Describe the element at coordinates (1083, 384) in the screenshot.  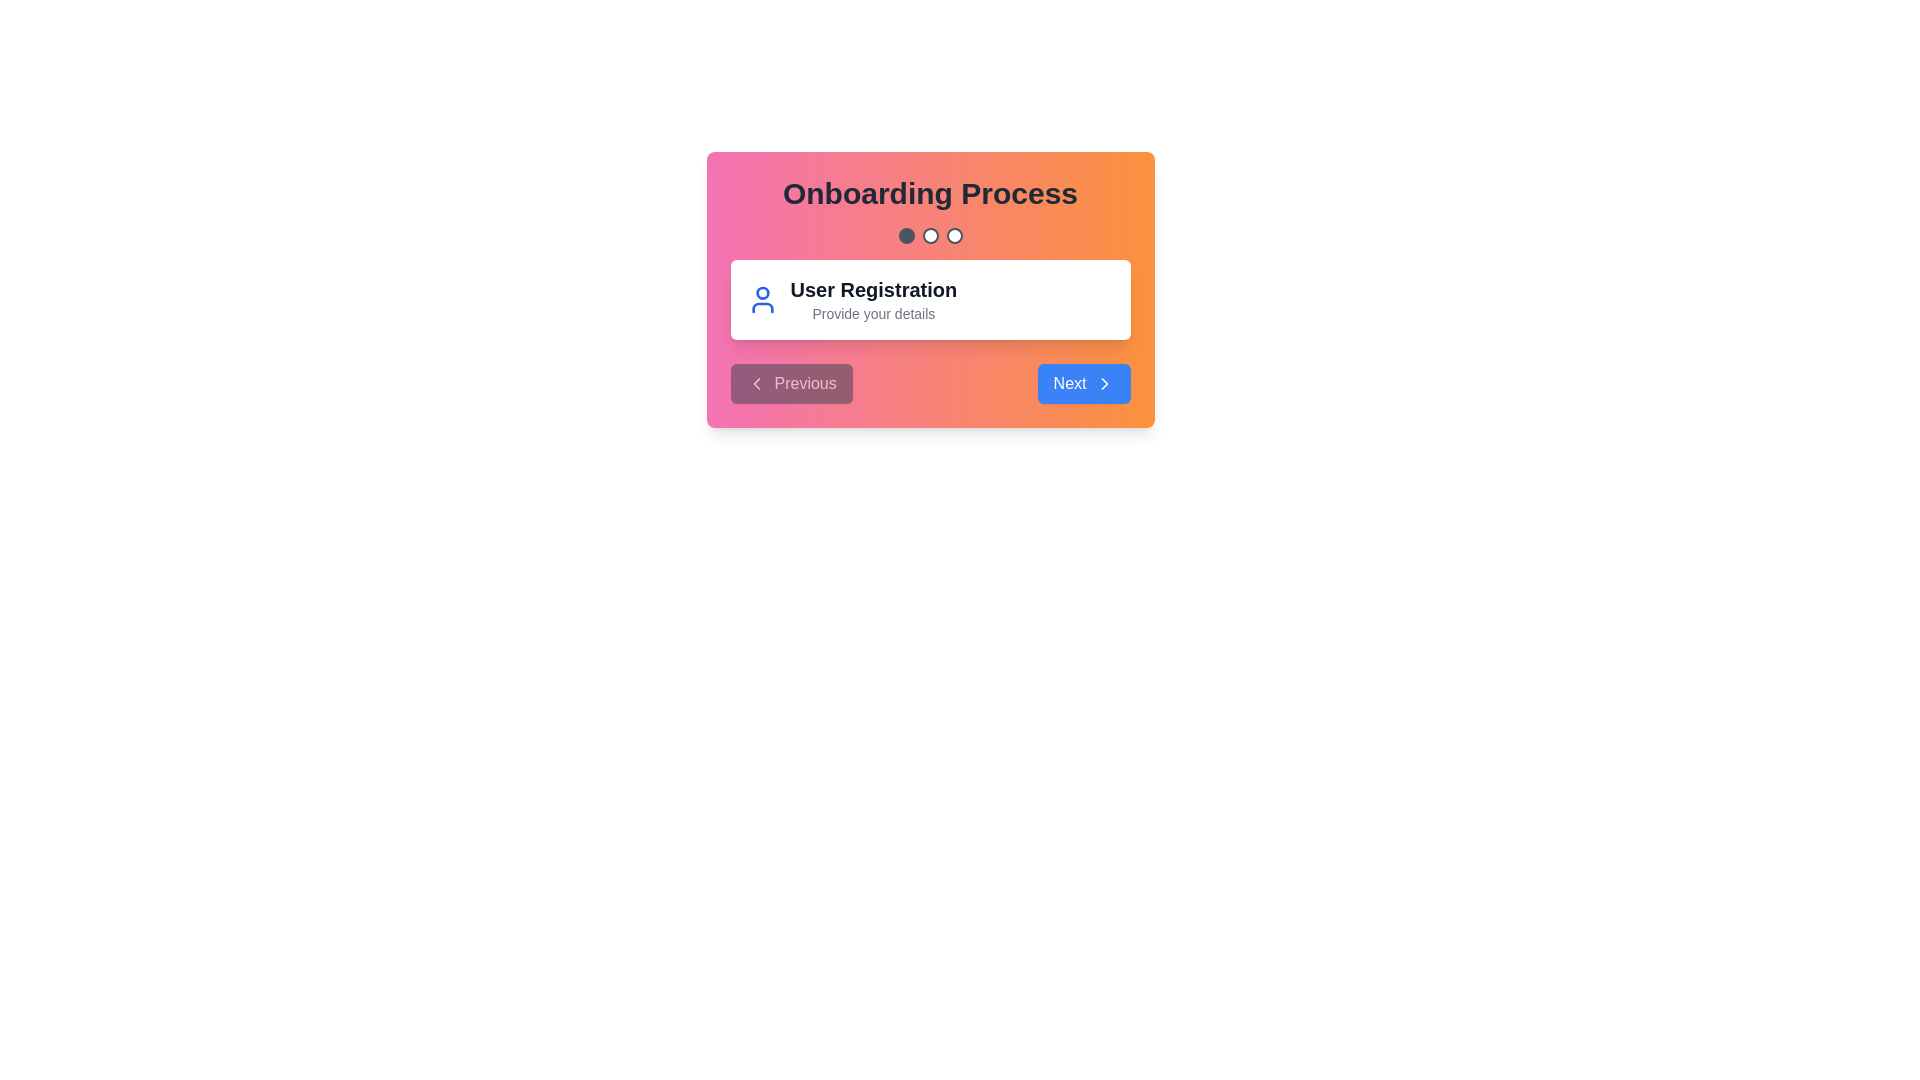
I see `the blue button labeled 'Next' with white text and a right-pointing chevron icon located at the bottom-right of the 'Onboarding Process' card` at that location.